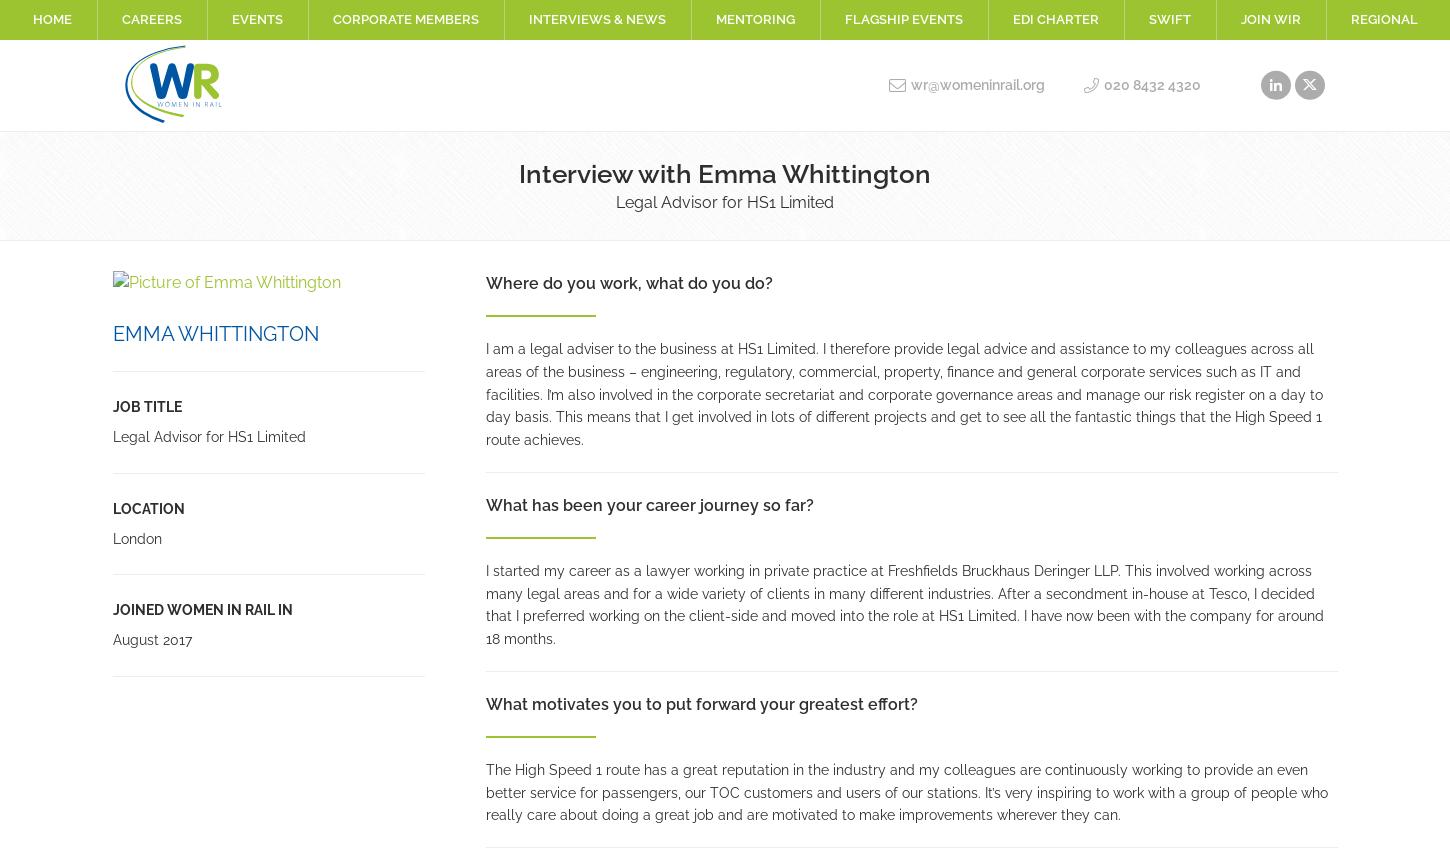  I want to click on 'Emma Whittington', so click(214, 333).